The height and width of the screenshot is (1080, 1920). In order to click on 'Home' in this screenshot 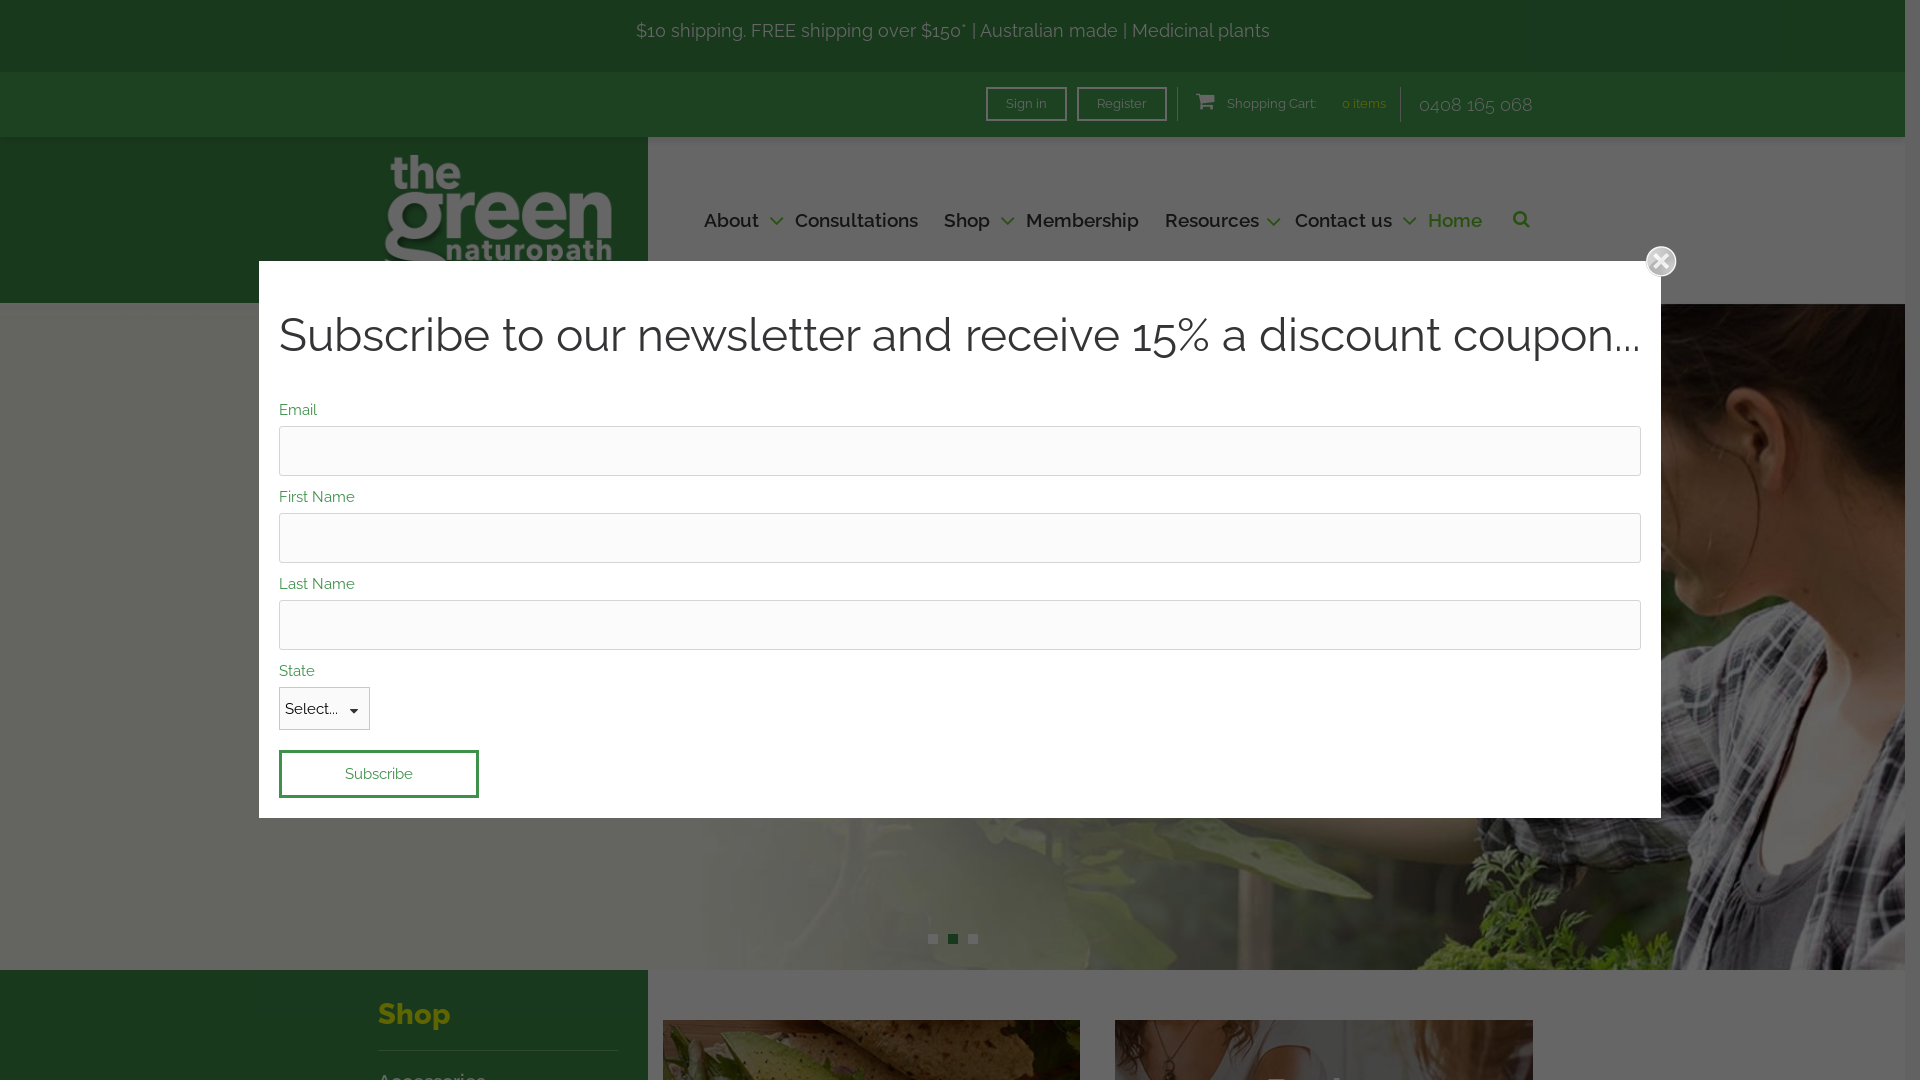, I will do `click(1454, 219)`.